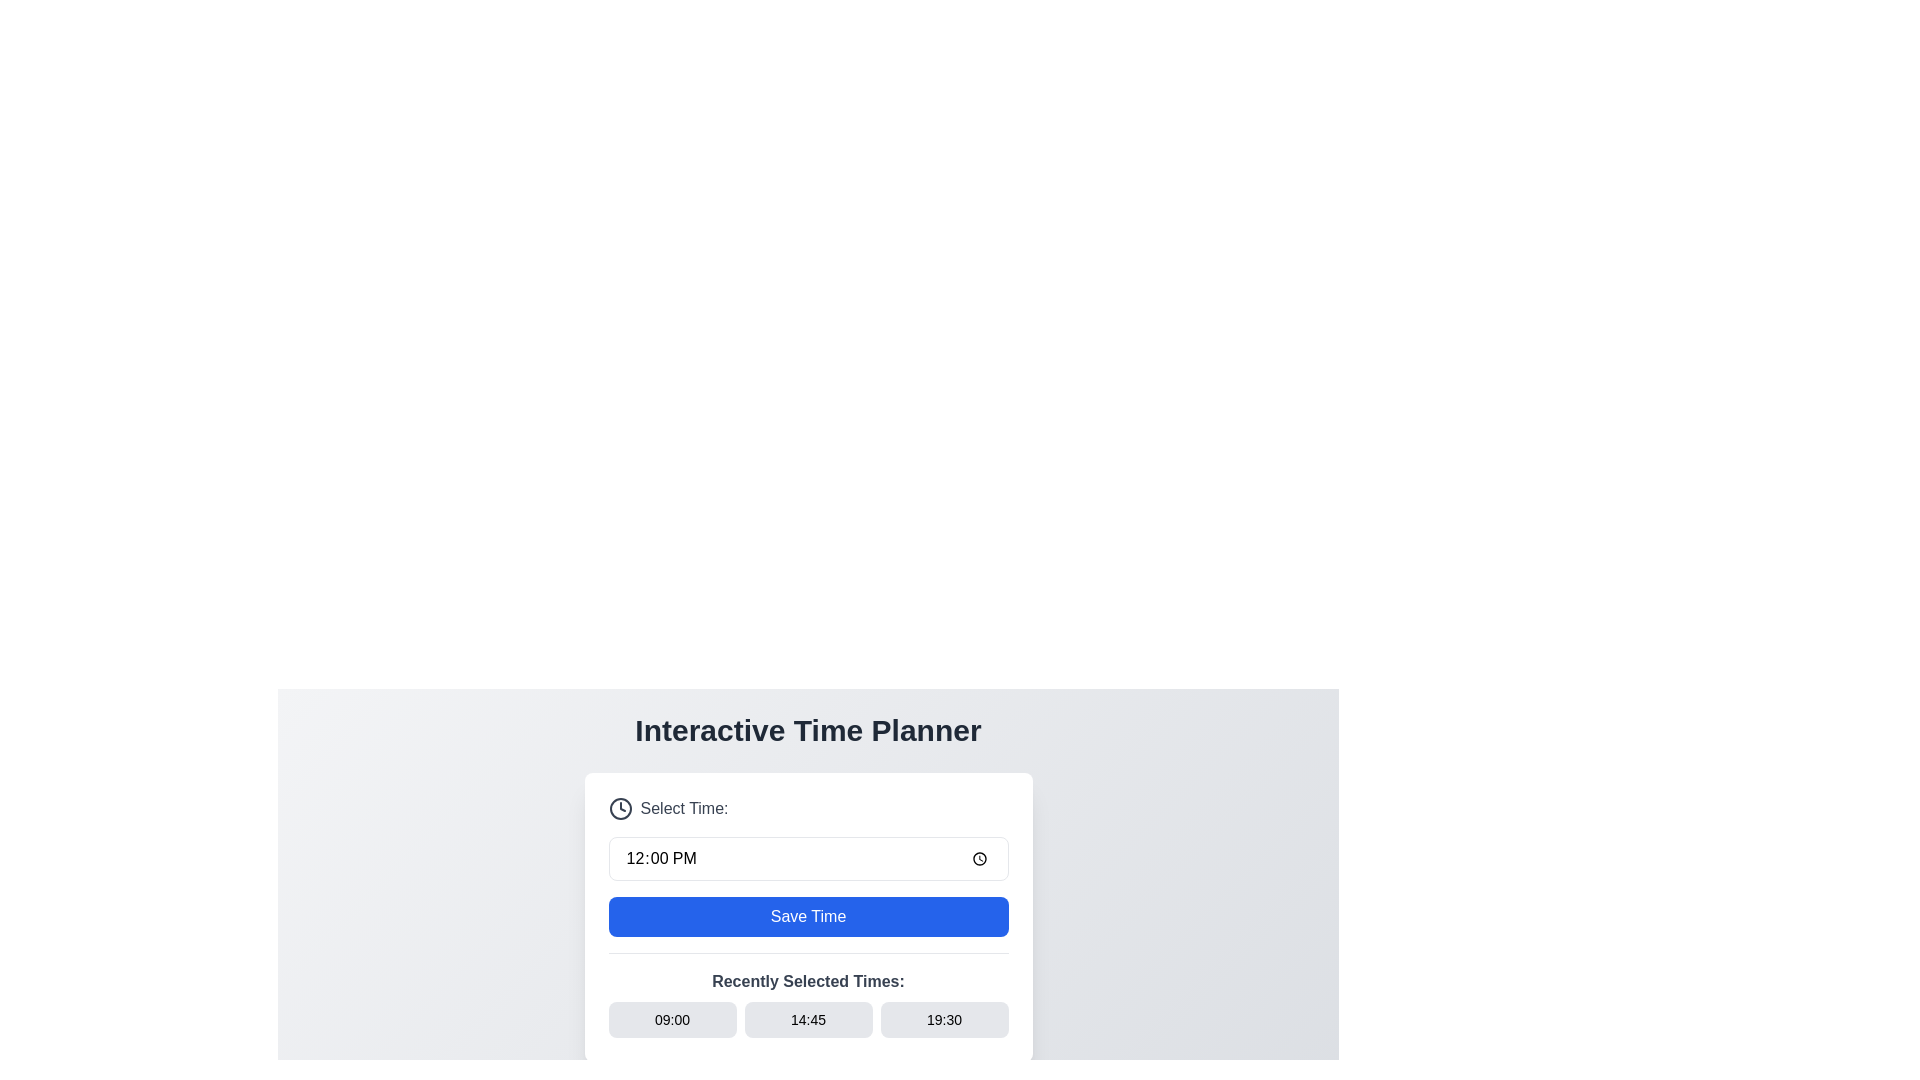 The image size is (1920, 1080). I want to click on the Text Label that reads 'Recently Selected Times:', styled in grayish color and bold, positioned above the time selection buttons, so click(808, 981).